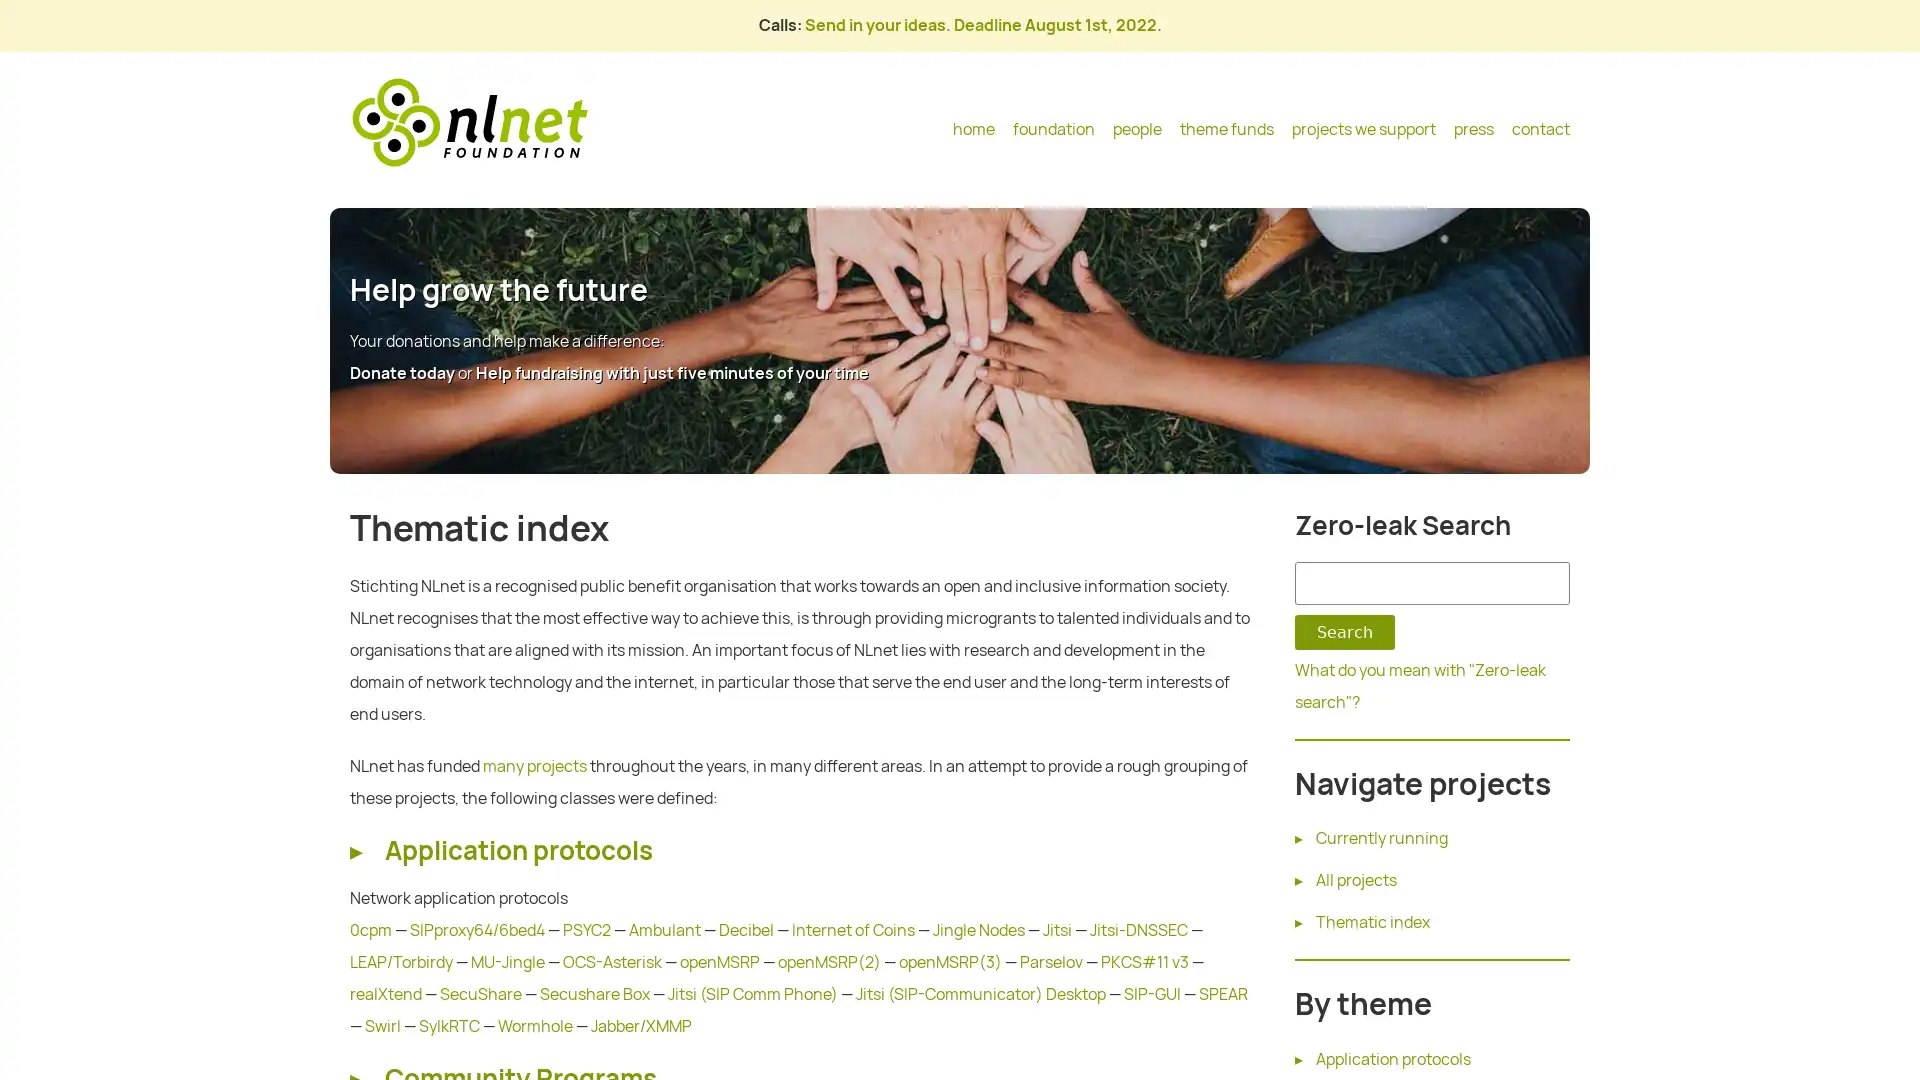 The width and height of the screenshot is (1920, 1080). Describe the element at coordinates (1344, 632) in the screenshot. I see `Search` at that location.